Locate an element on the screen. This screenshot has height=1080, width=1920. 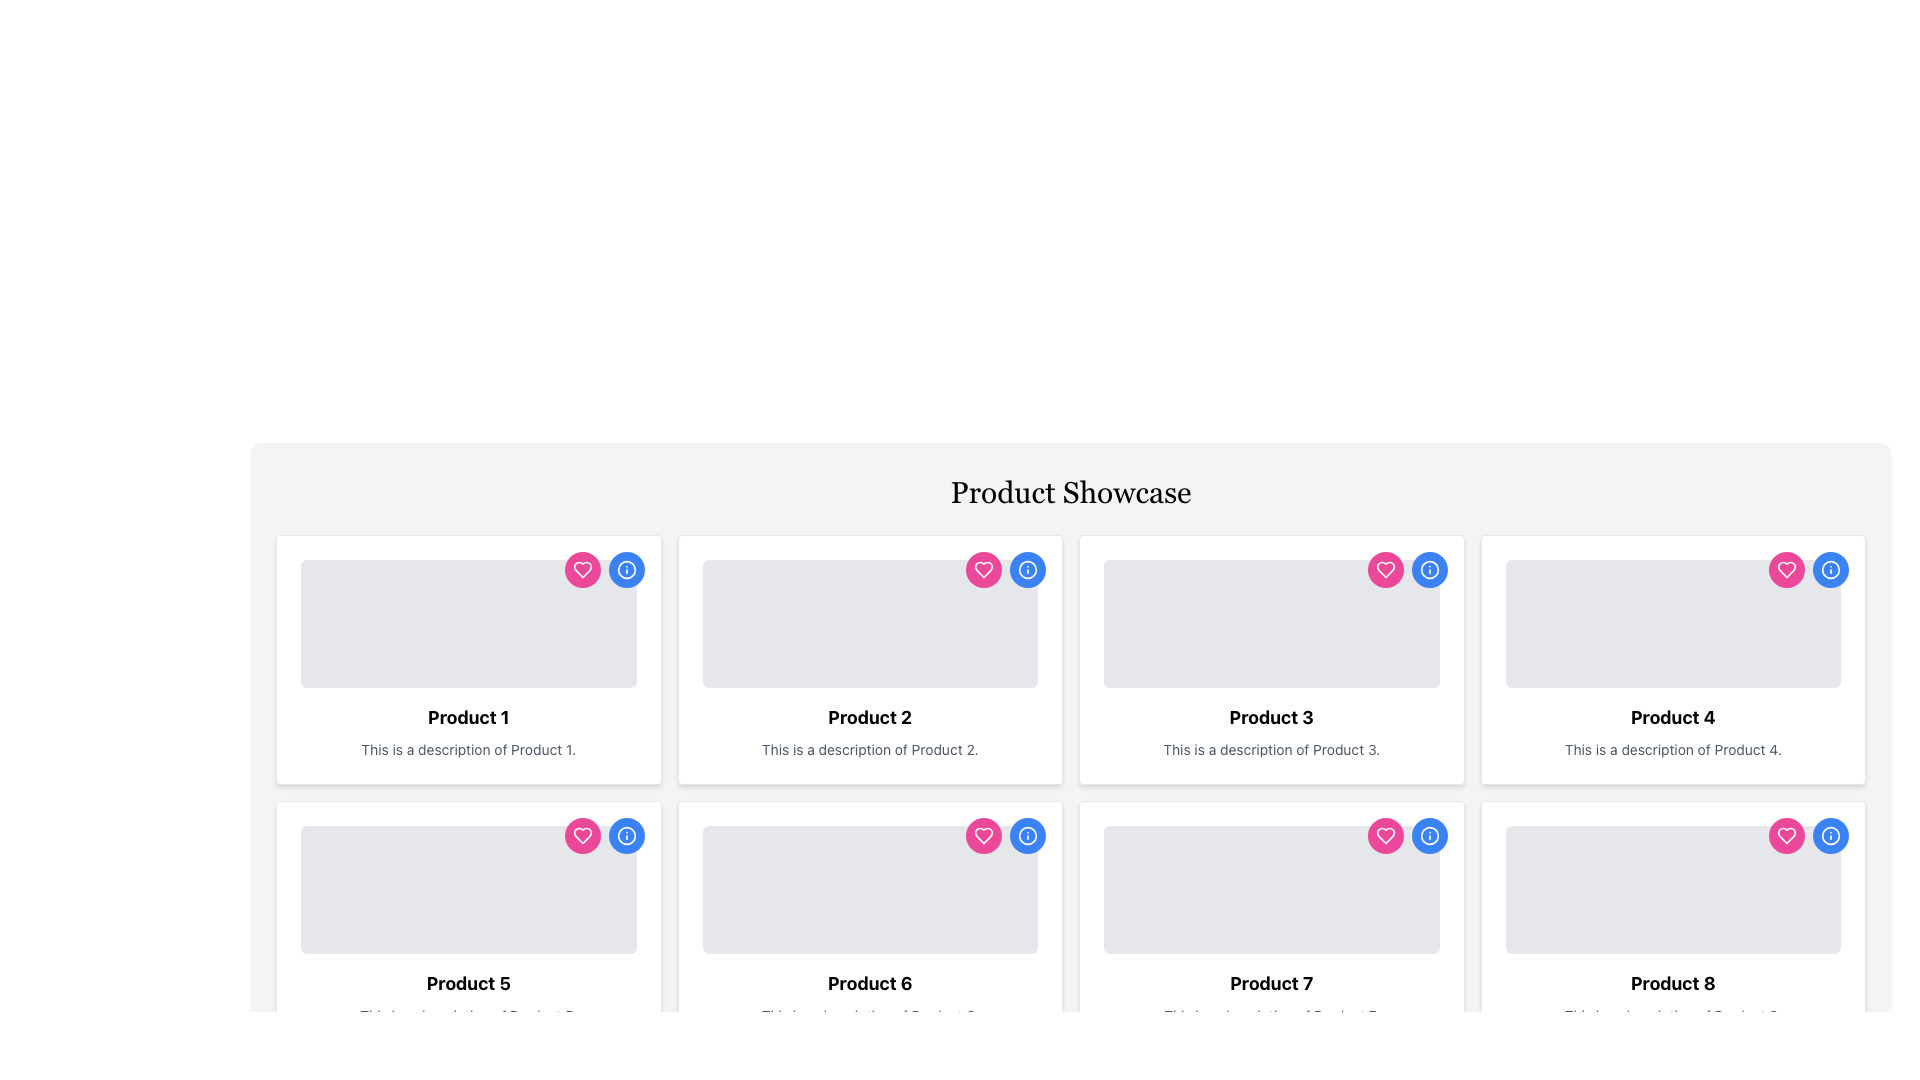
the circular blue info button located at the top-right corner of the 'Product 3' card is located at coordinates (1428, 570).